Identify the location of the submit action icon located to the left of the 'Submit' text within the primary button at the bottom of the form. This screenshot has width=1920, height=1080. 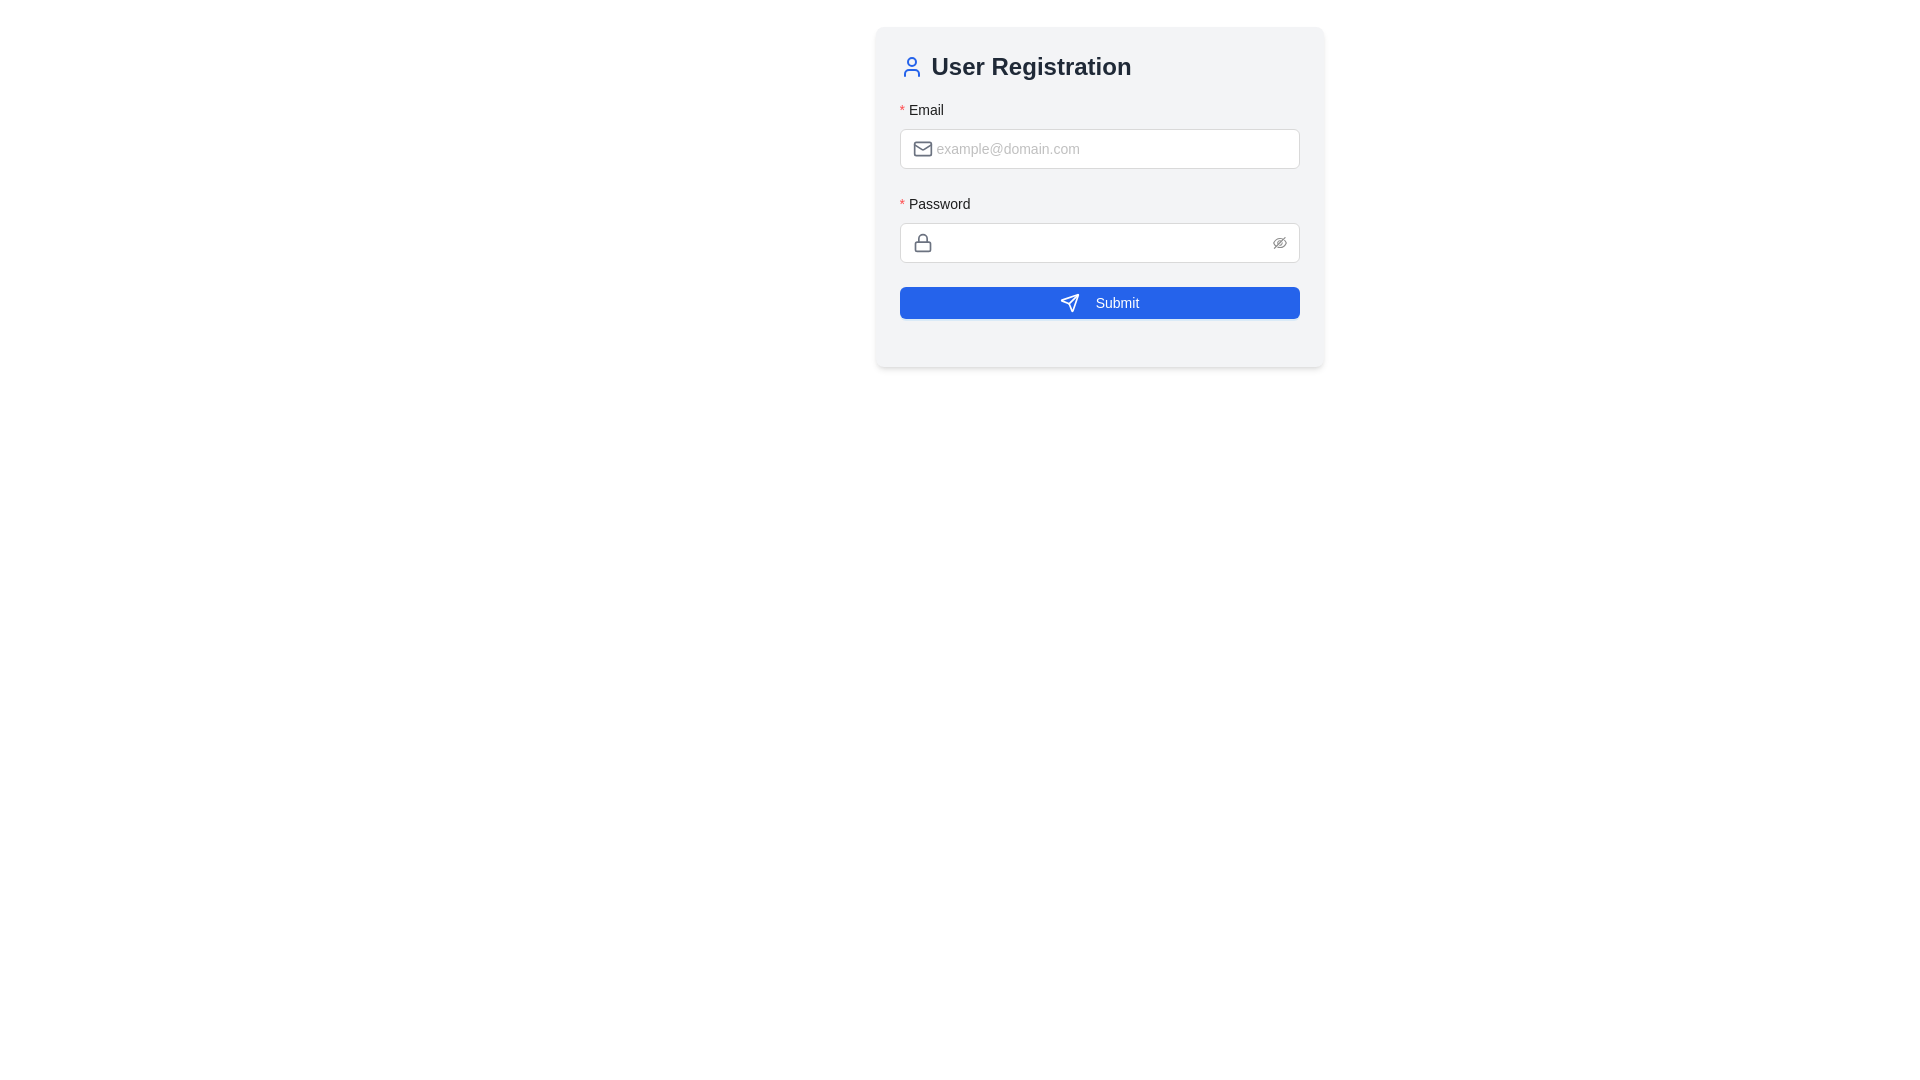
(1068, 303).